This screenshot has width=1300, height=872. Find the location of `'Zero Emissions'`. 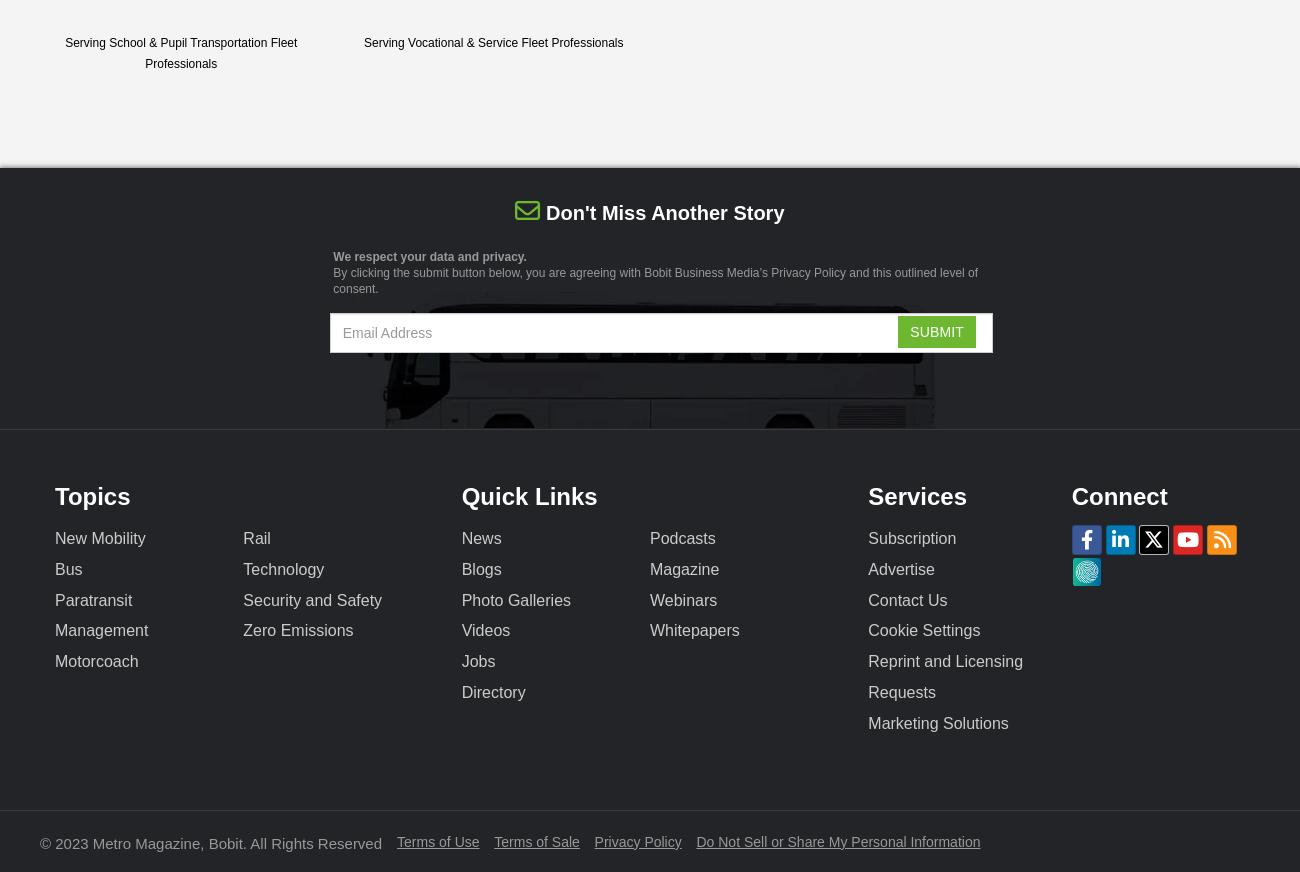

'Zero Emissions' is located at coordinates (297, 630).